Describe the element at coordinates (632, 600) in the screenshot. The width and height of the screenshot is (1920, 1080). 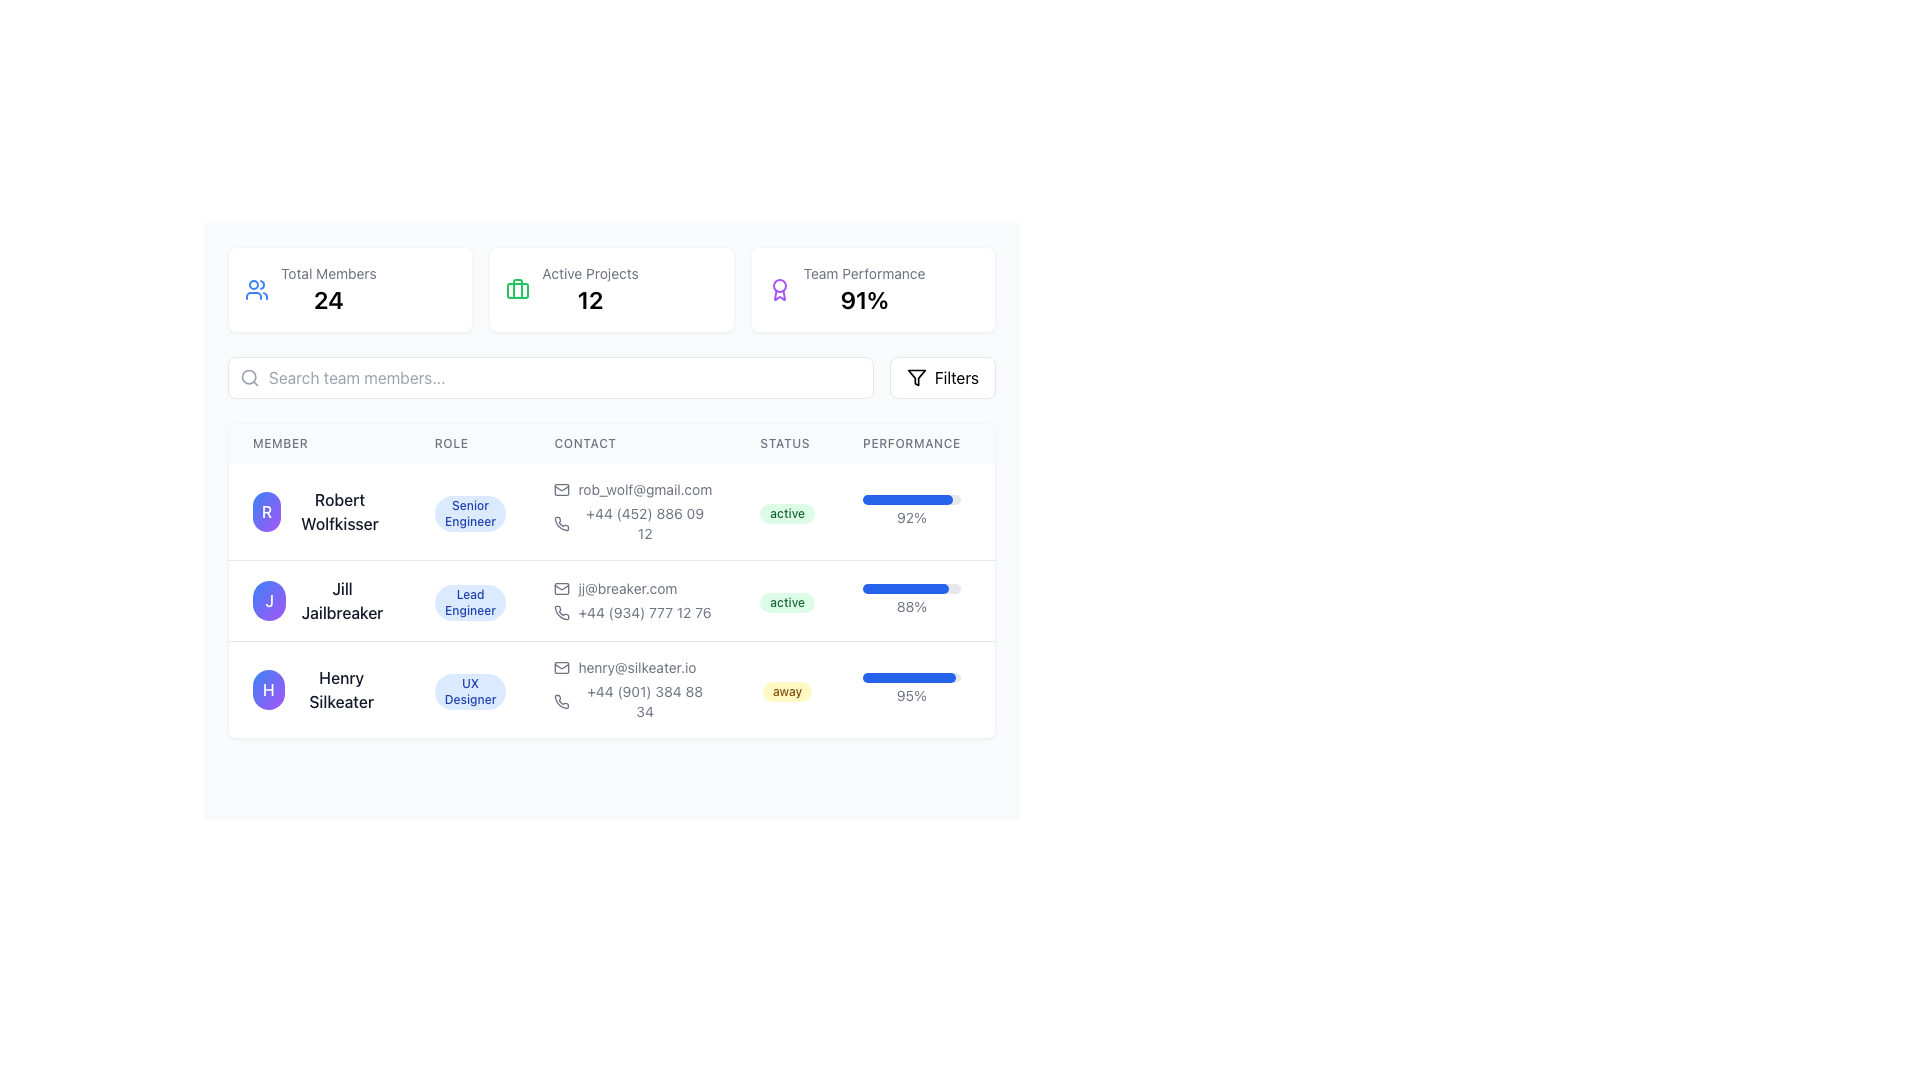
I see `the email address 'jj@breaker.com' in the Contact information display for Jill Jailbreaker, which is located in the second row of the Contact column` at that location.